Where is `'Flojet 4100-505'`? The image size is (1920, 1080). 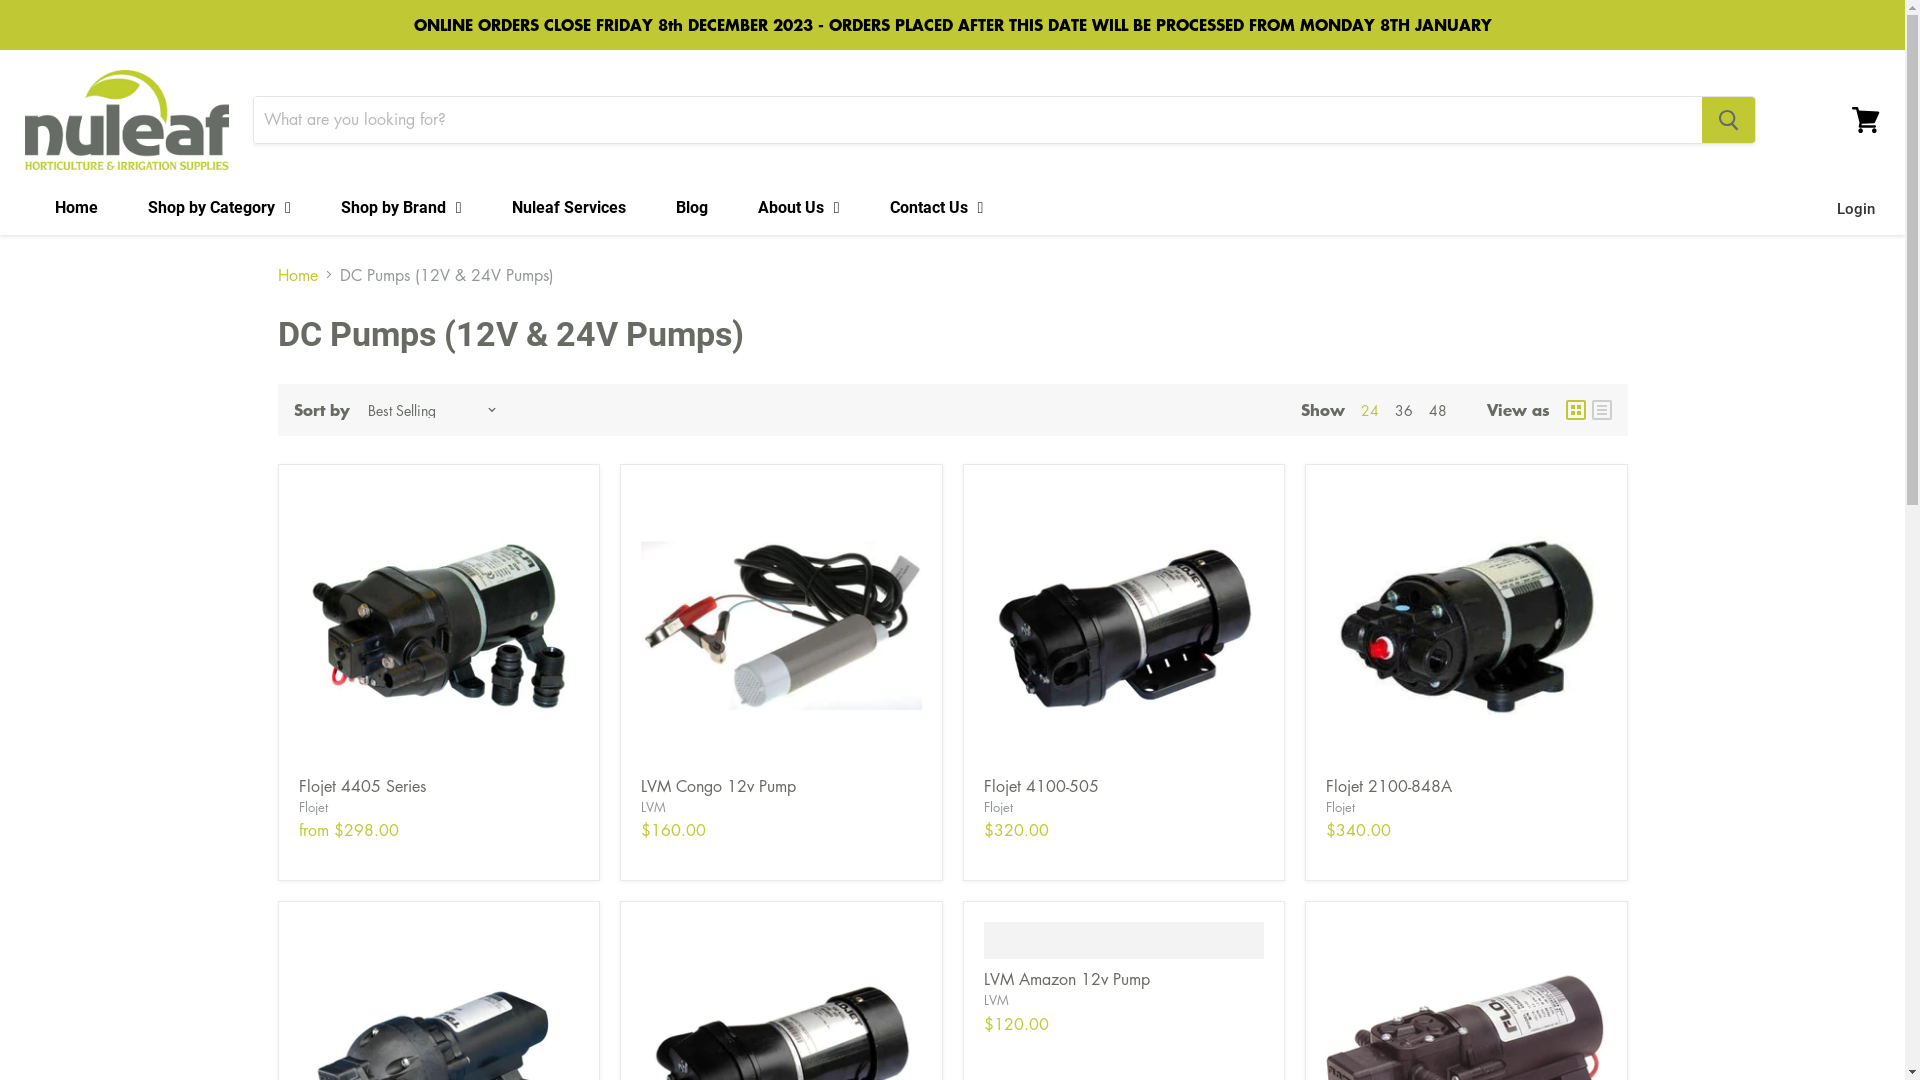 'Flojet 4100-505' is located at coordinates (1040, 785).